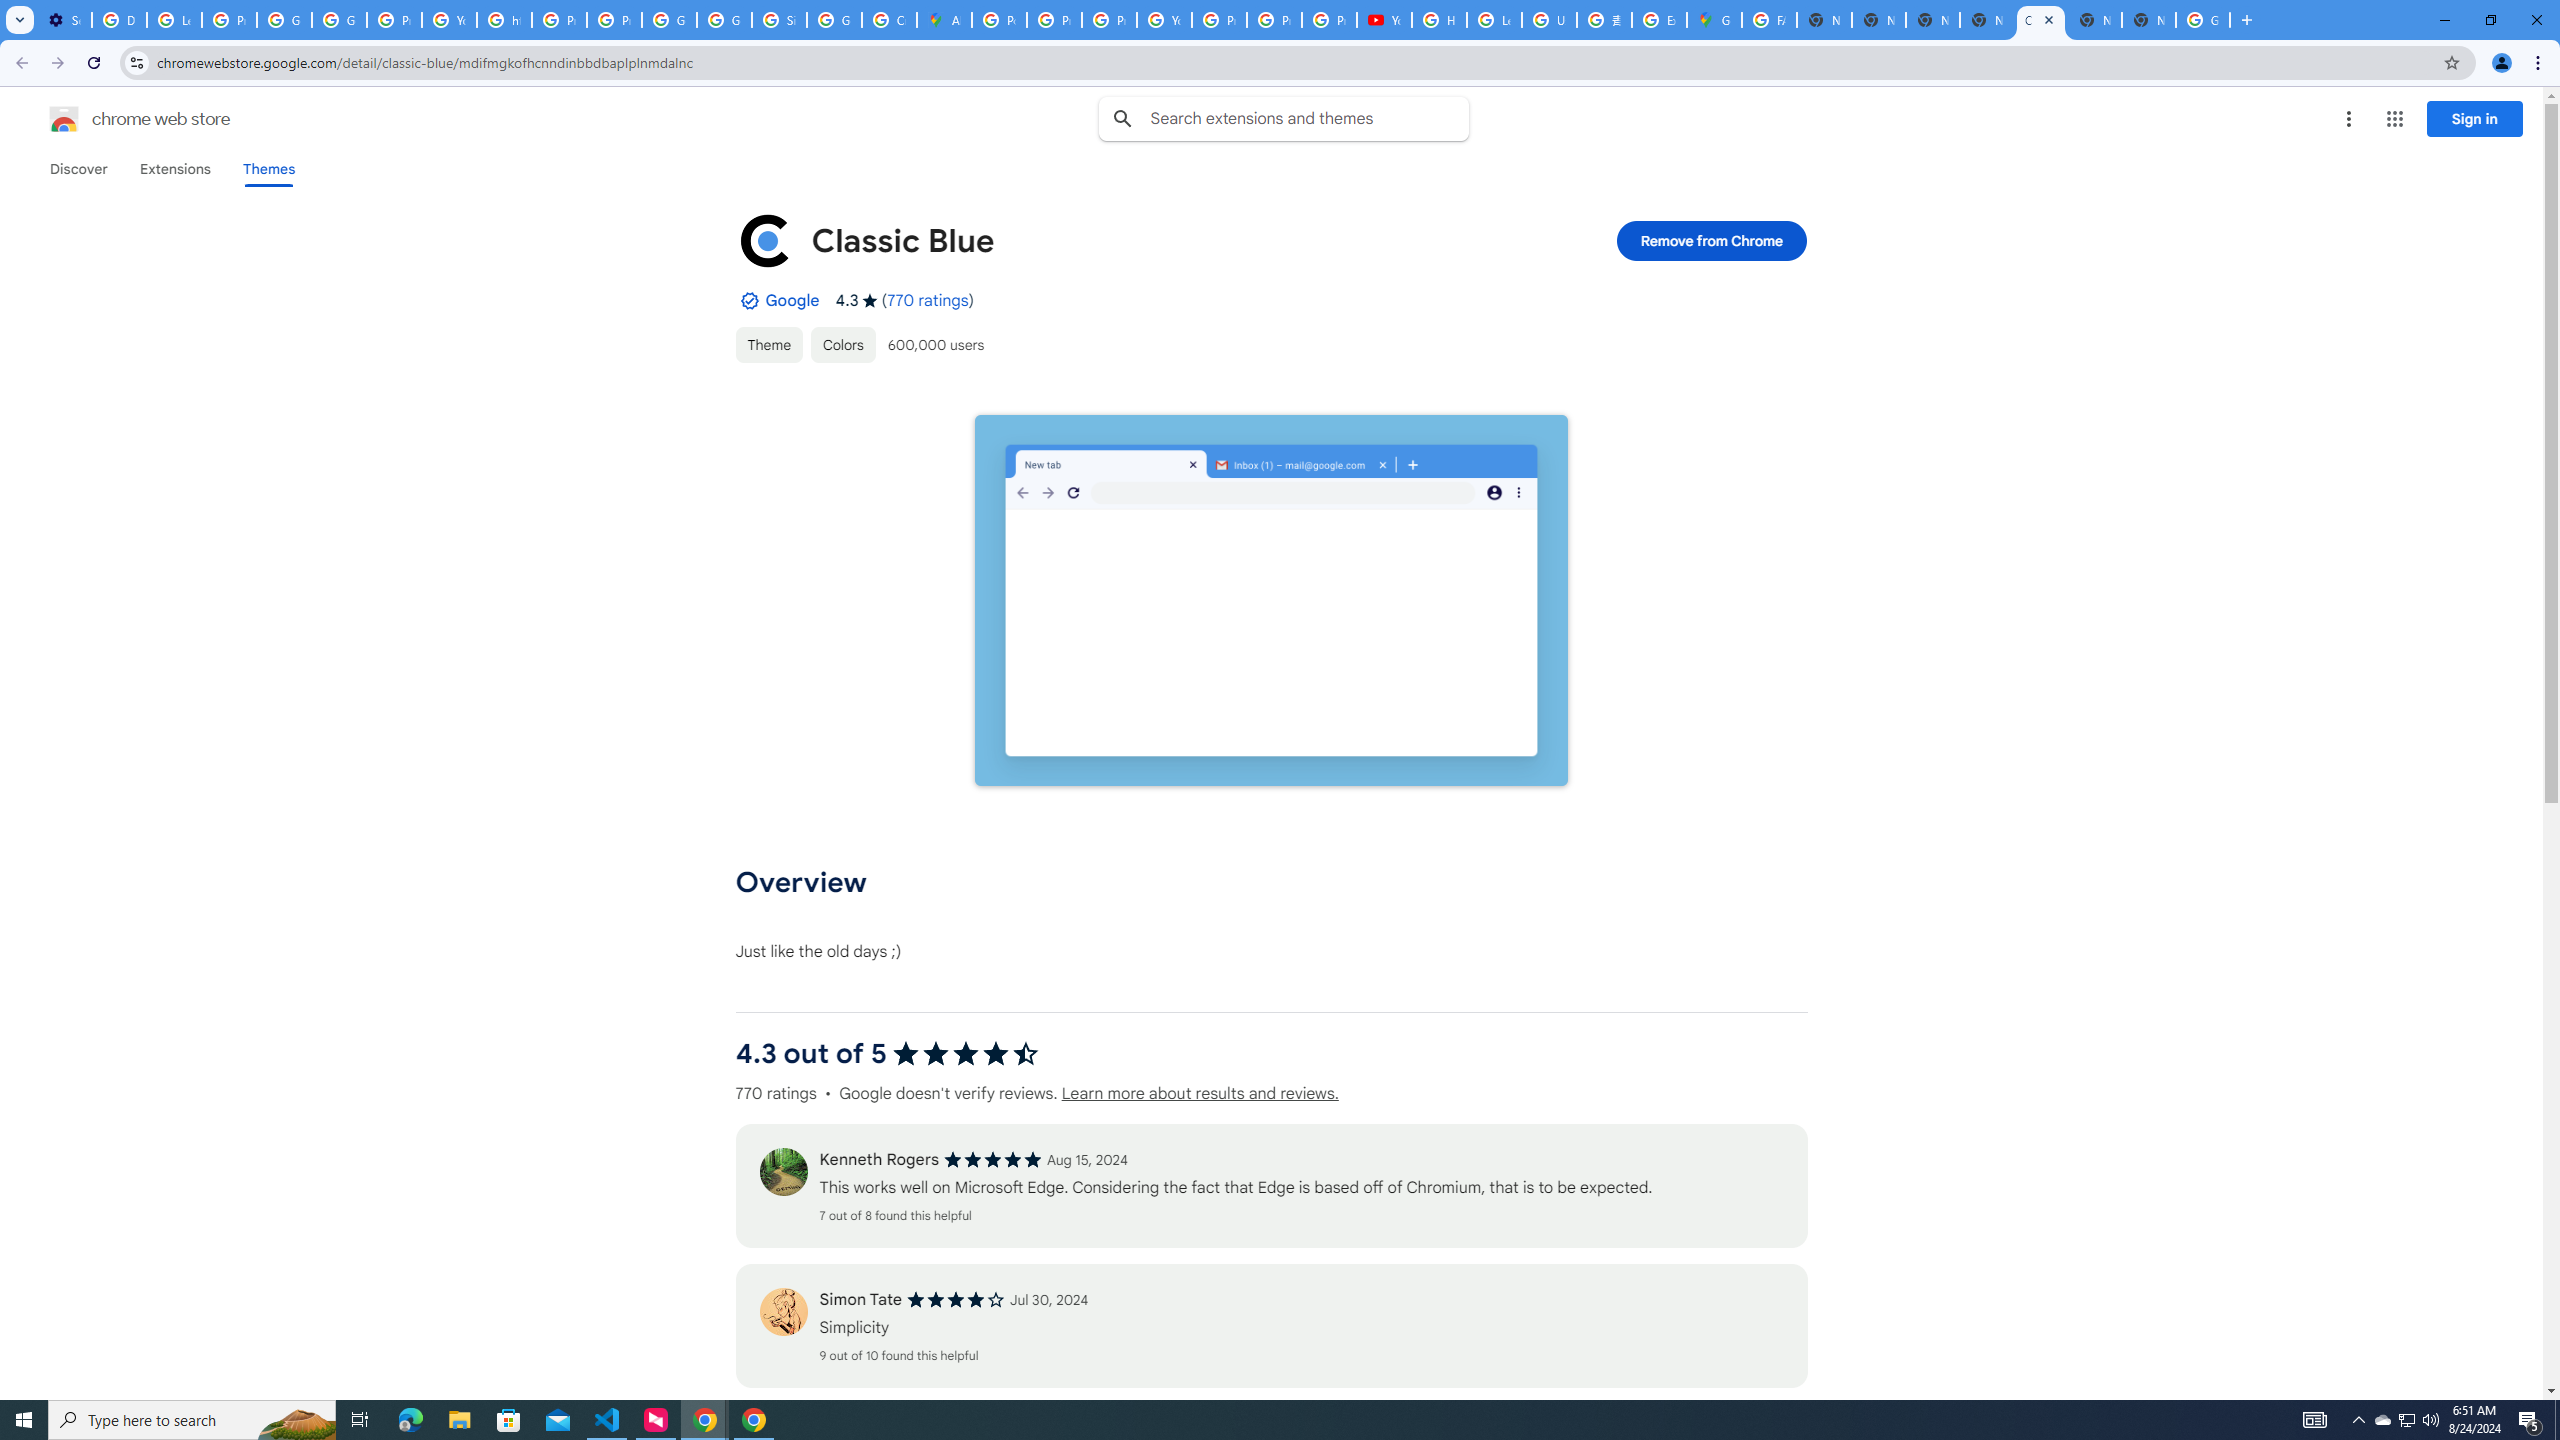  What do you see at coordinates (1053, 19) in the screenshot?
I see `'Privacy Help Center - Policies Help'` at bounding box center [1053, 19].